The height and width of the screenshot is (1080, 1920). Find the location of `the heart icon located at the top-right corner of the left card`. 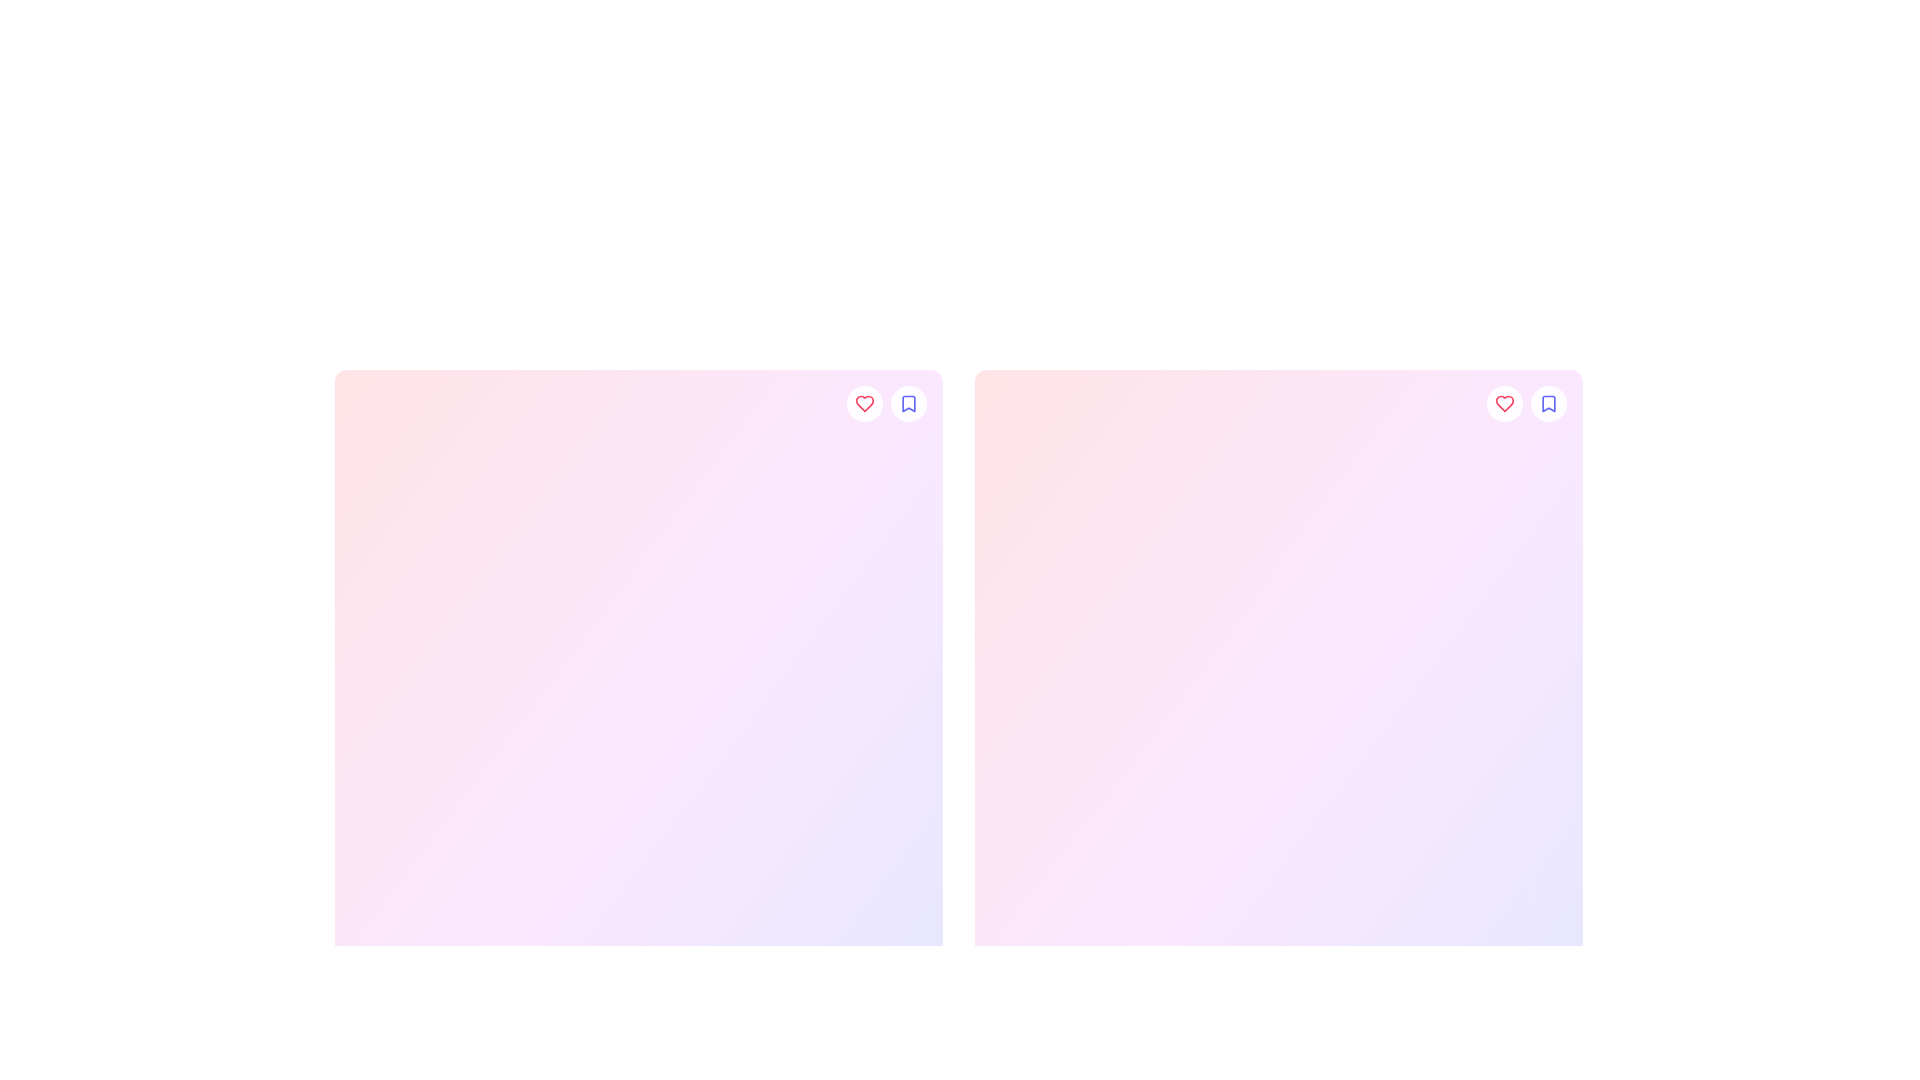

the heart icon located at the top-right corner of the left card is located at coordinates (864, 404).